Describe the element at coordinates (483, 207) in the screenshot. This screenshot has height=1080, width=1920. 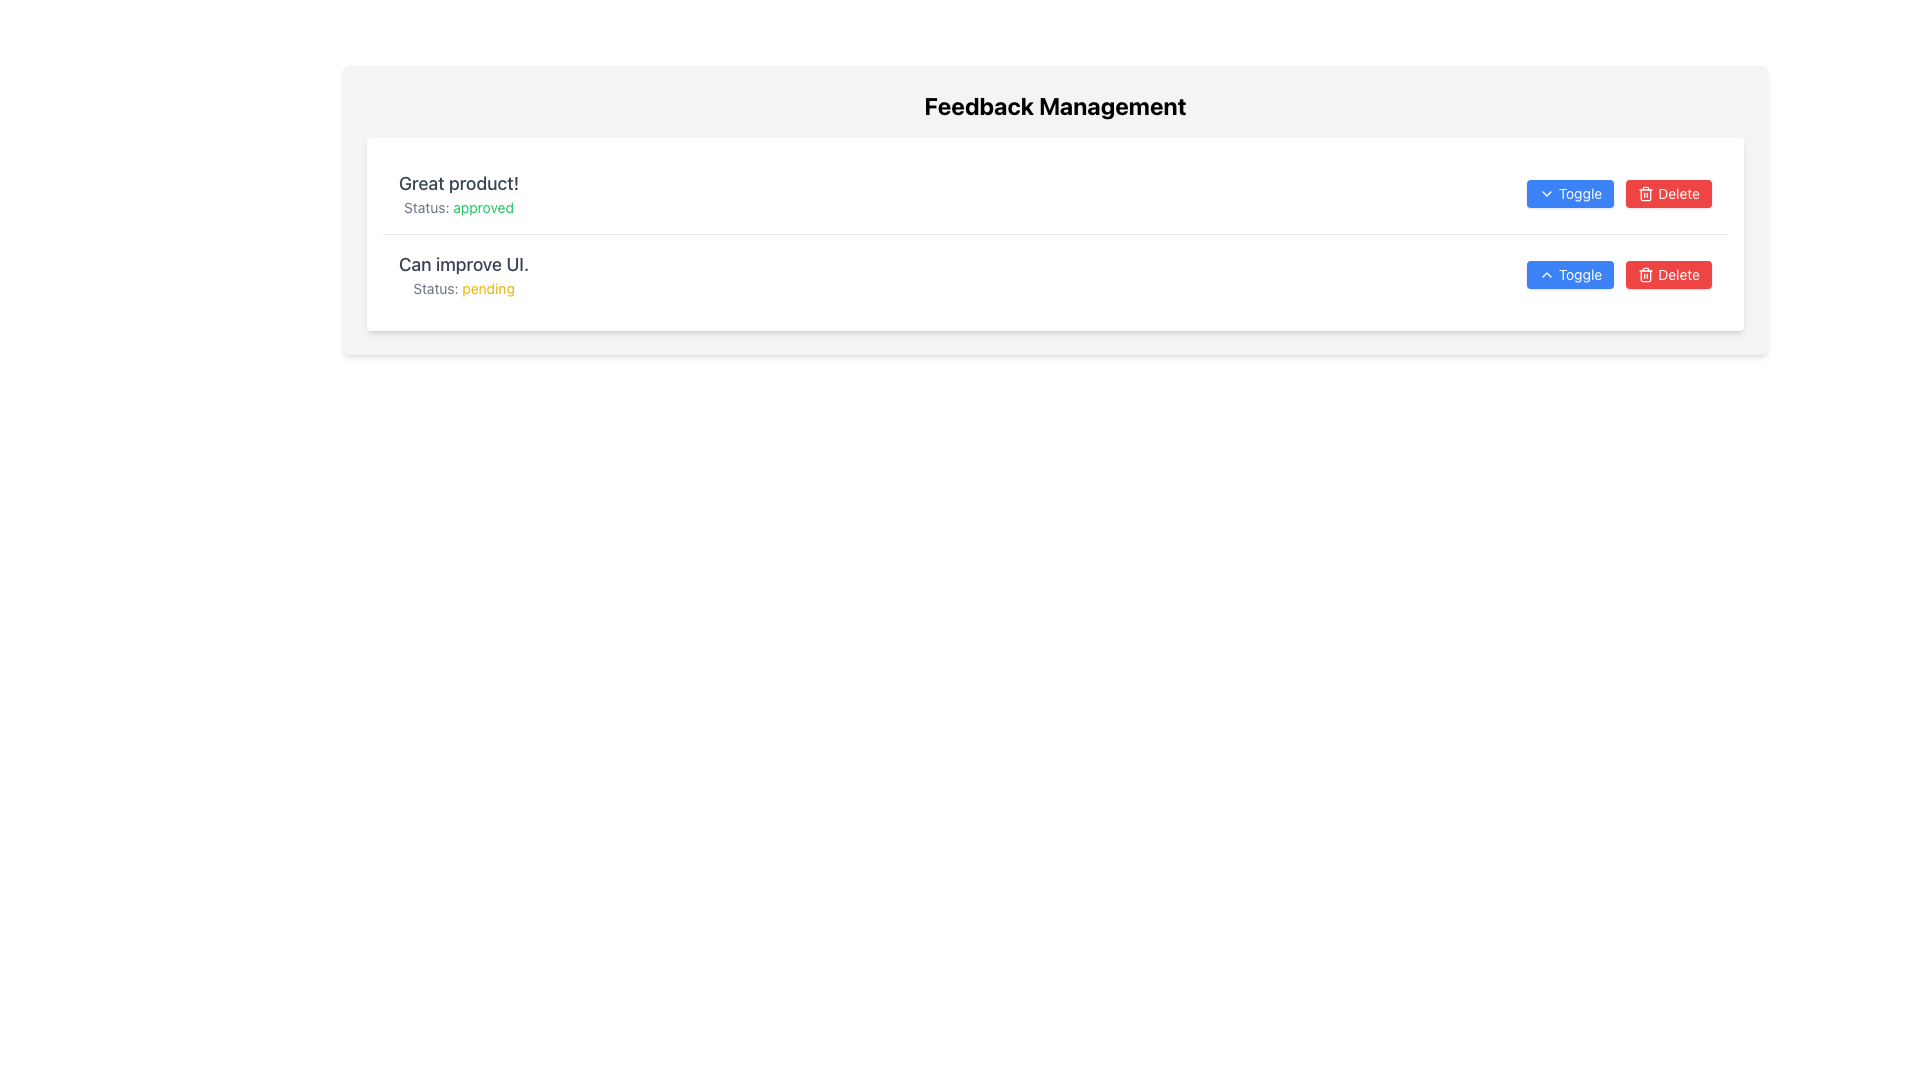
I see `the text 'approved' which is styled in green and part of the label 'Status: approved' indicating approval status in the first feedback entry labeled 'Great product!'` at that location.